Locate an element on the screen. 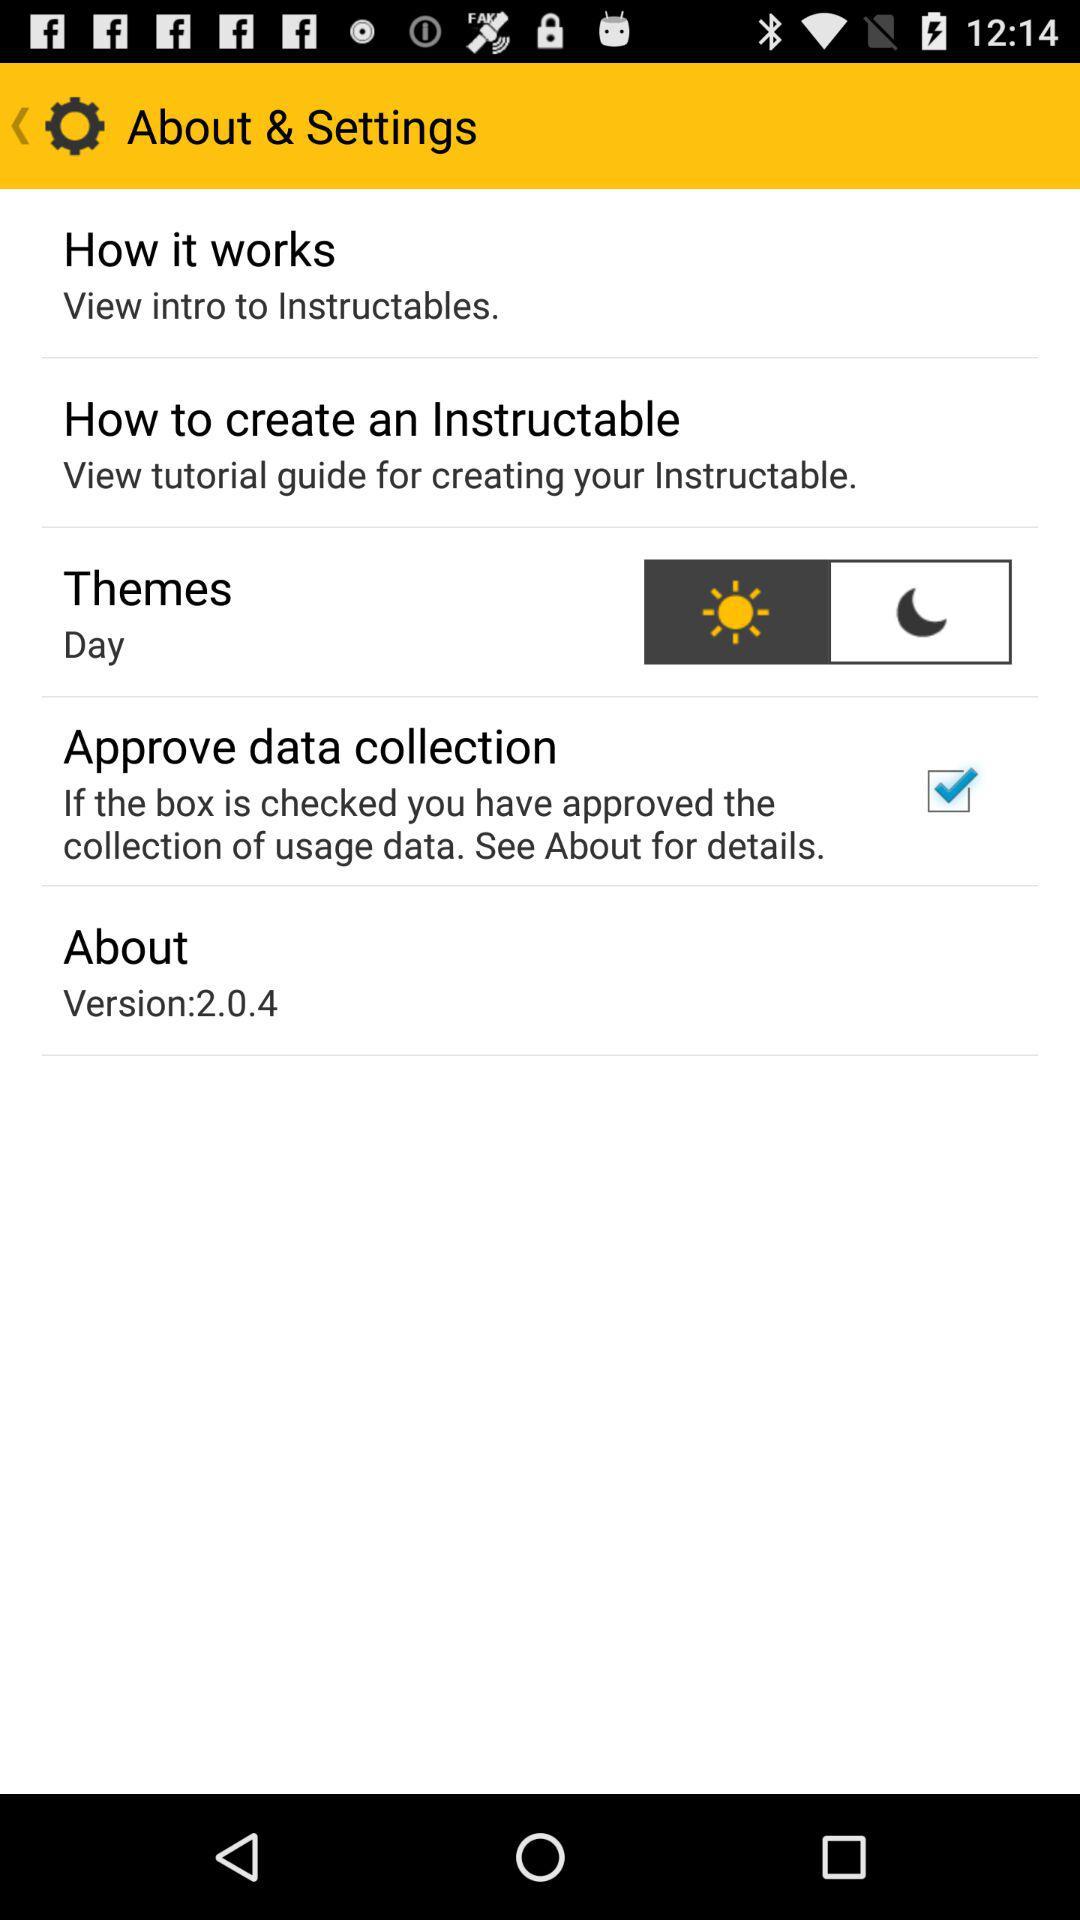 This screenshot has width=1080, height=1920. item above themes icon is located at coordinates (460, 473).